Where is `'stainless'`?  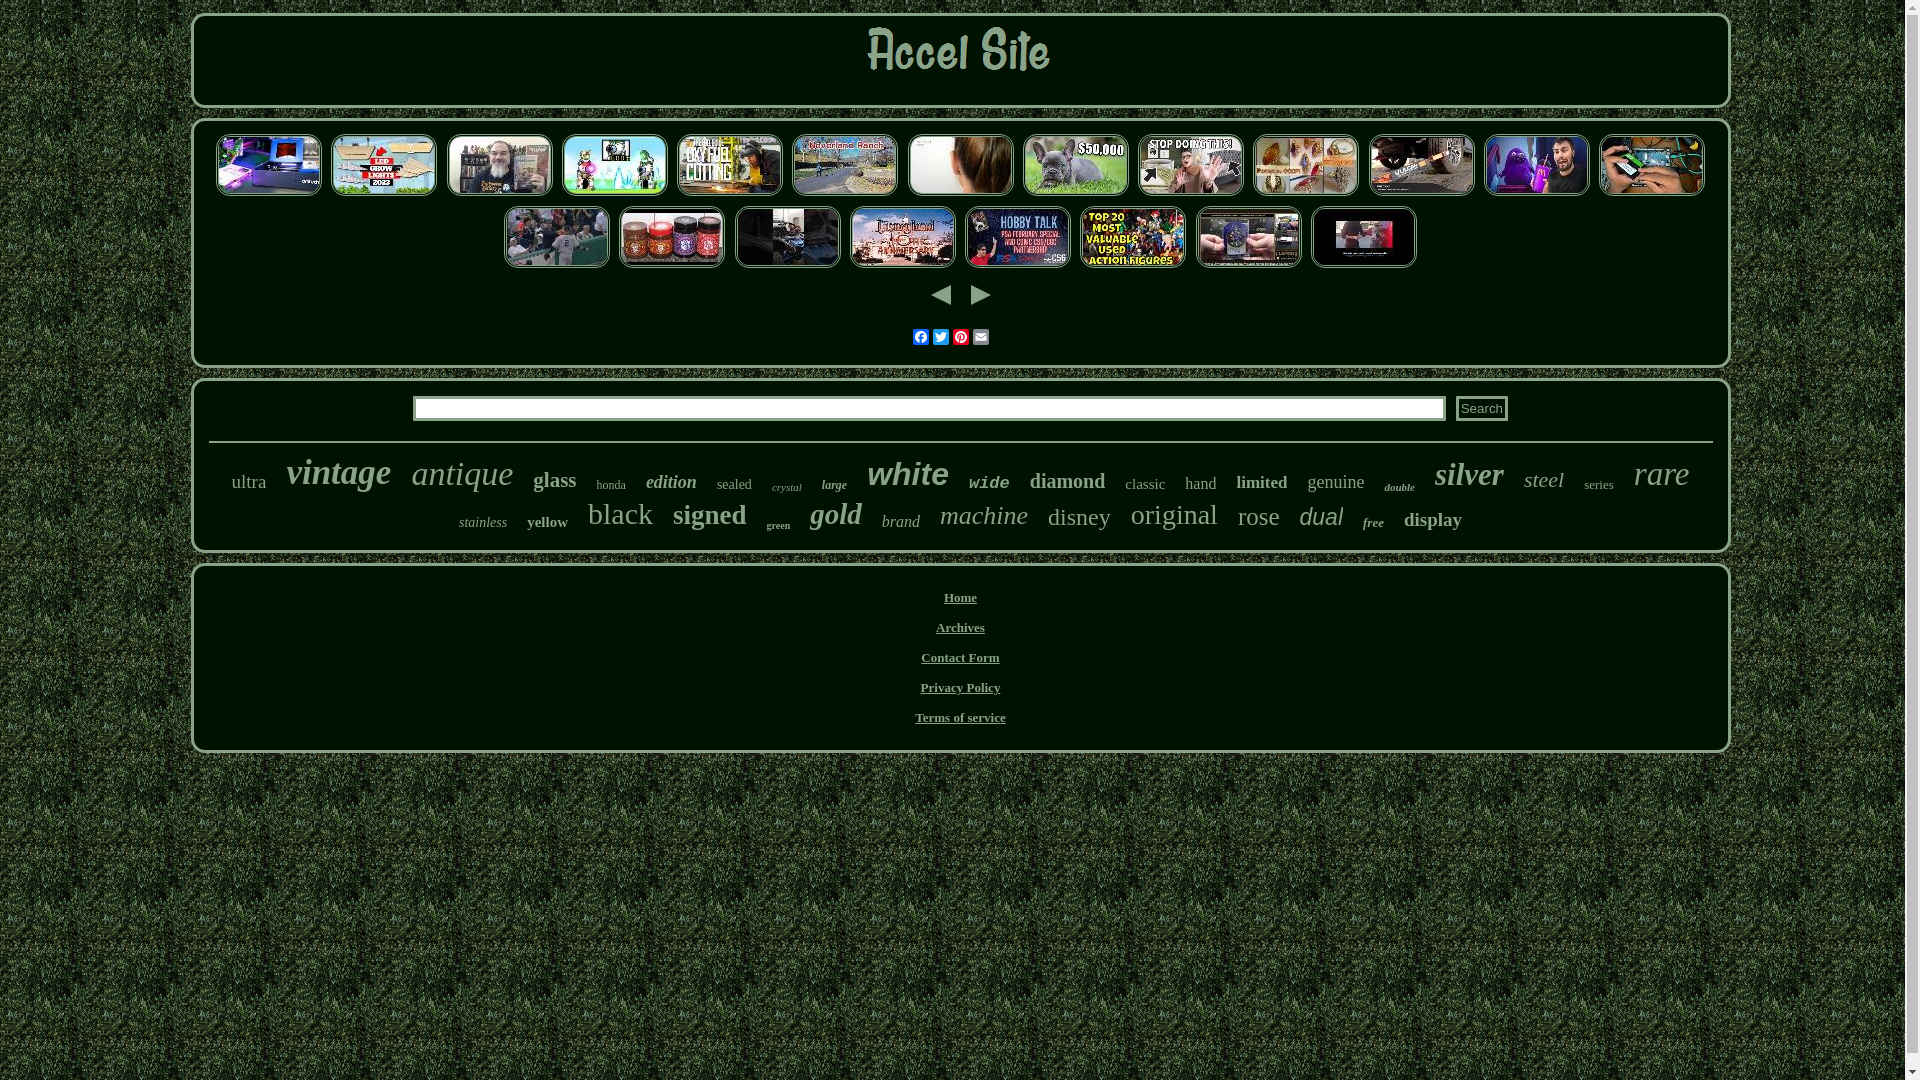 'stainless' is located at coordinates (483, 522).